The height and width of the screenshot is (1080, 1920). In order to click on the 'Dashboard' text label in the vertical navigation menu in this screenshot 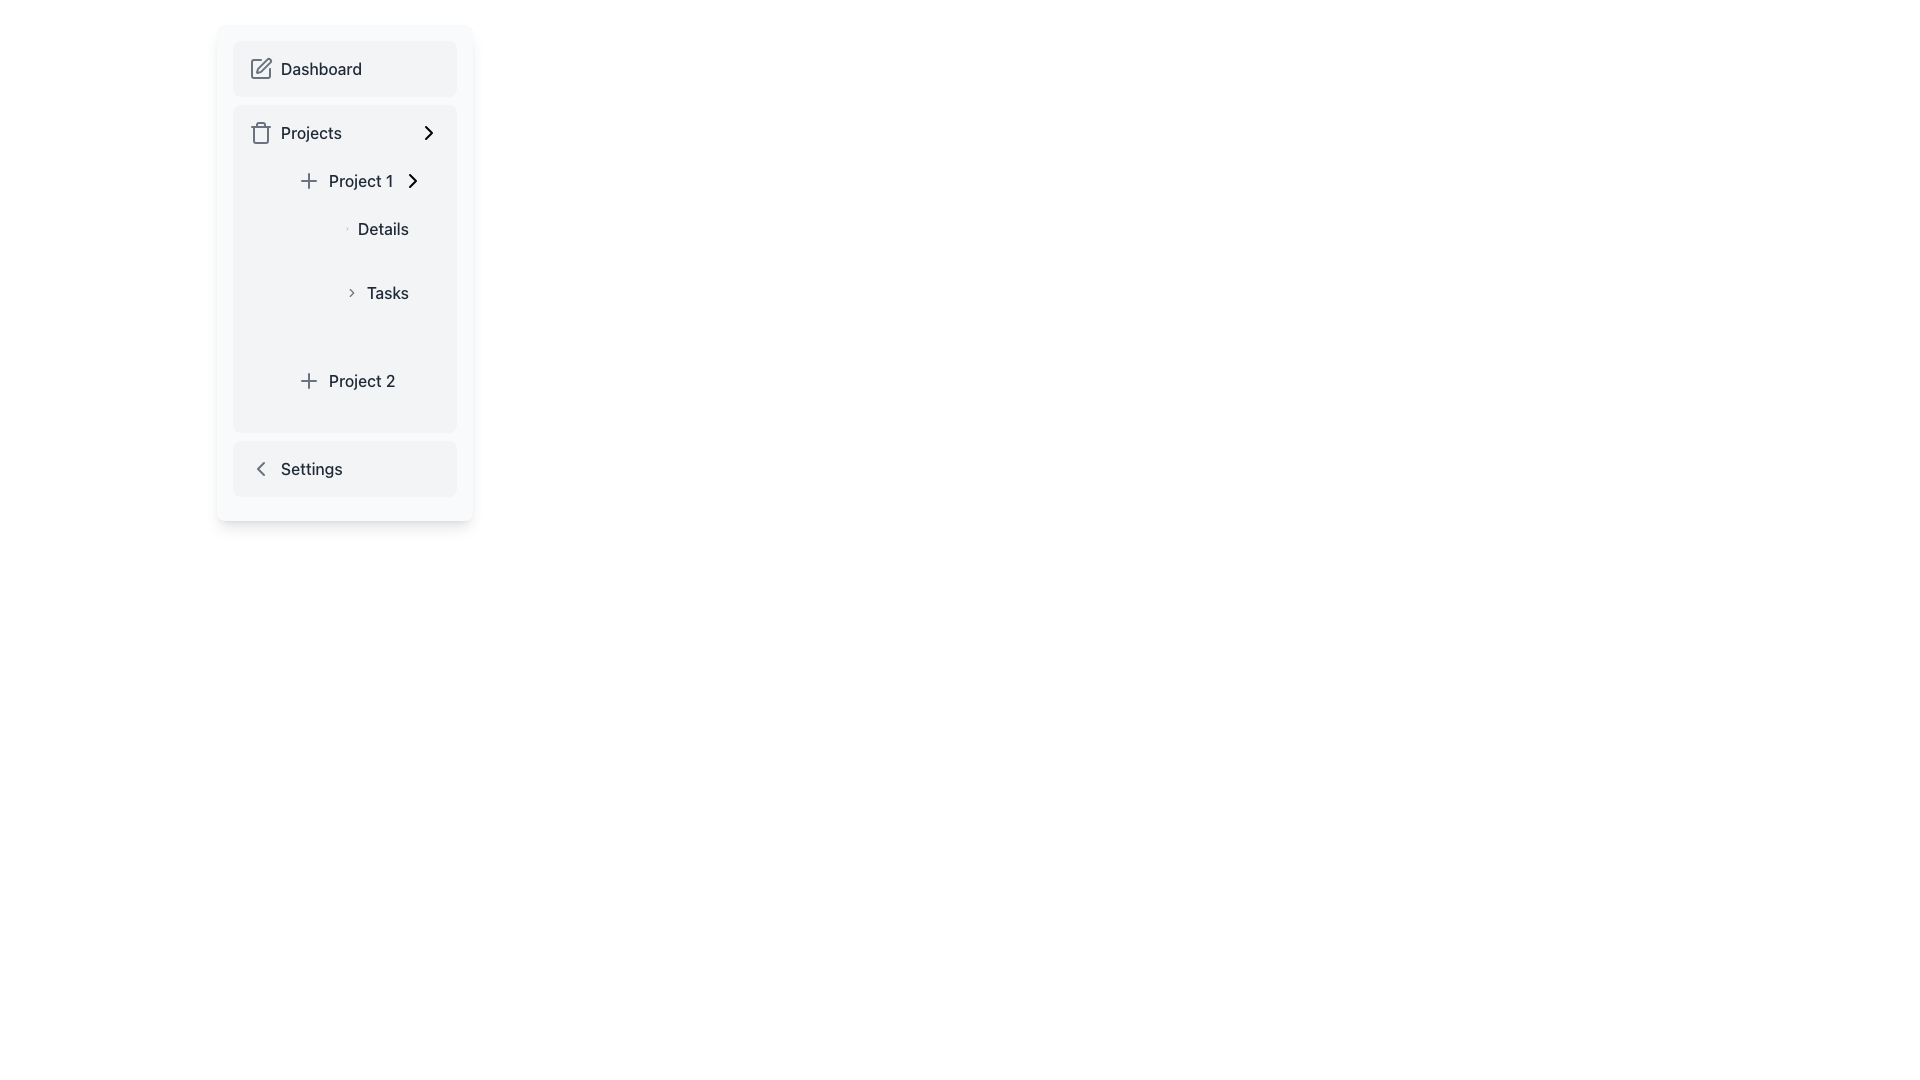, I will do `click(321, 68)`.